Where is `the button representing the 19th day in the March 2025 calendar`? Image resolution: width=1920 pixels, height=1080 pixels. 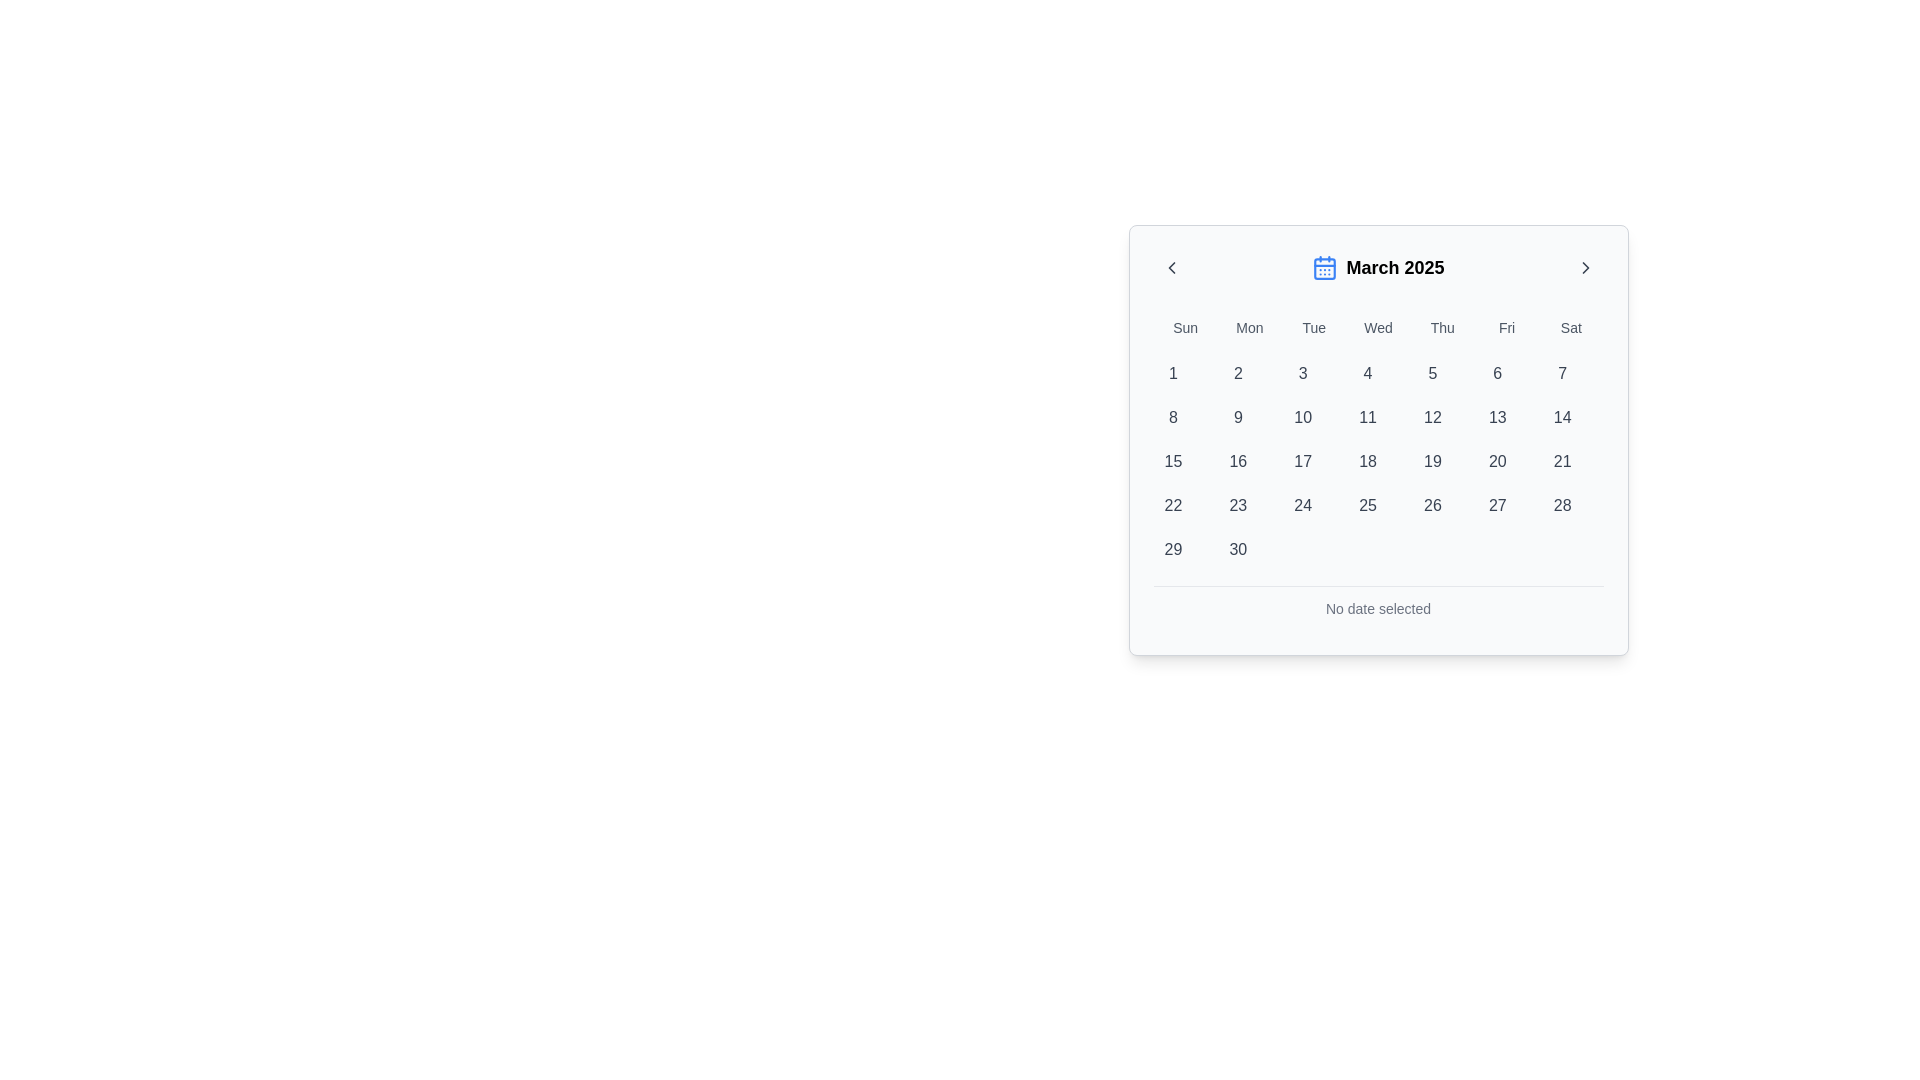 the button representing the 19th day in the March 2025 calendar is located at coordinates (1431, 462).